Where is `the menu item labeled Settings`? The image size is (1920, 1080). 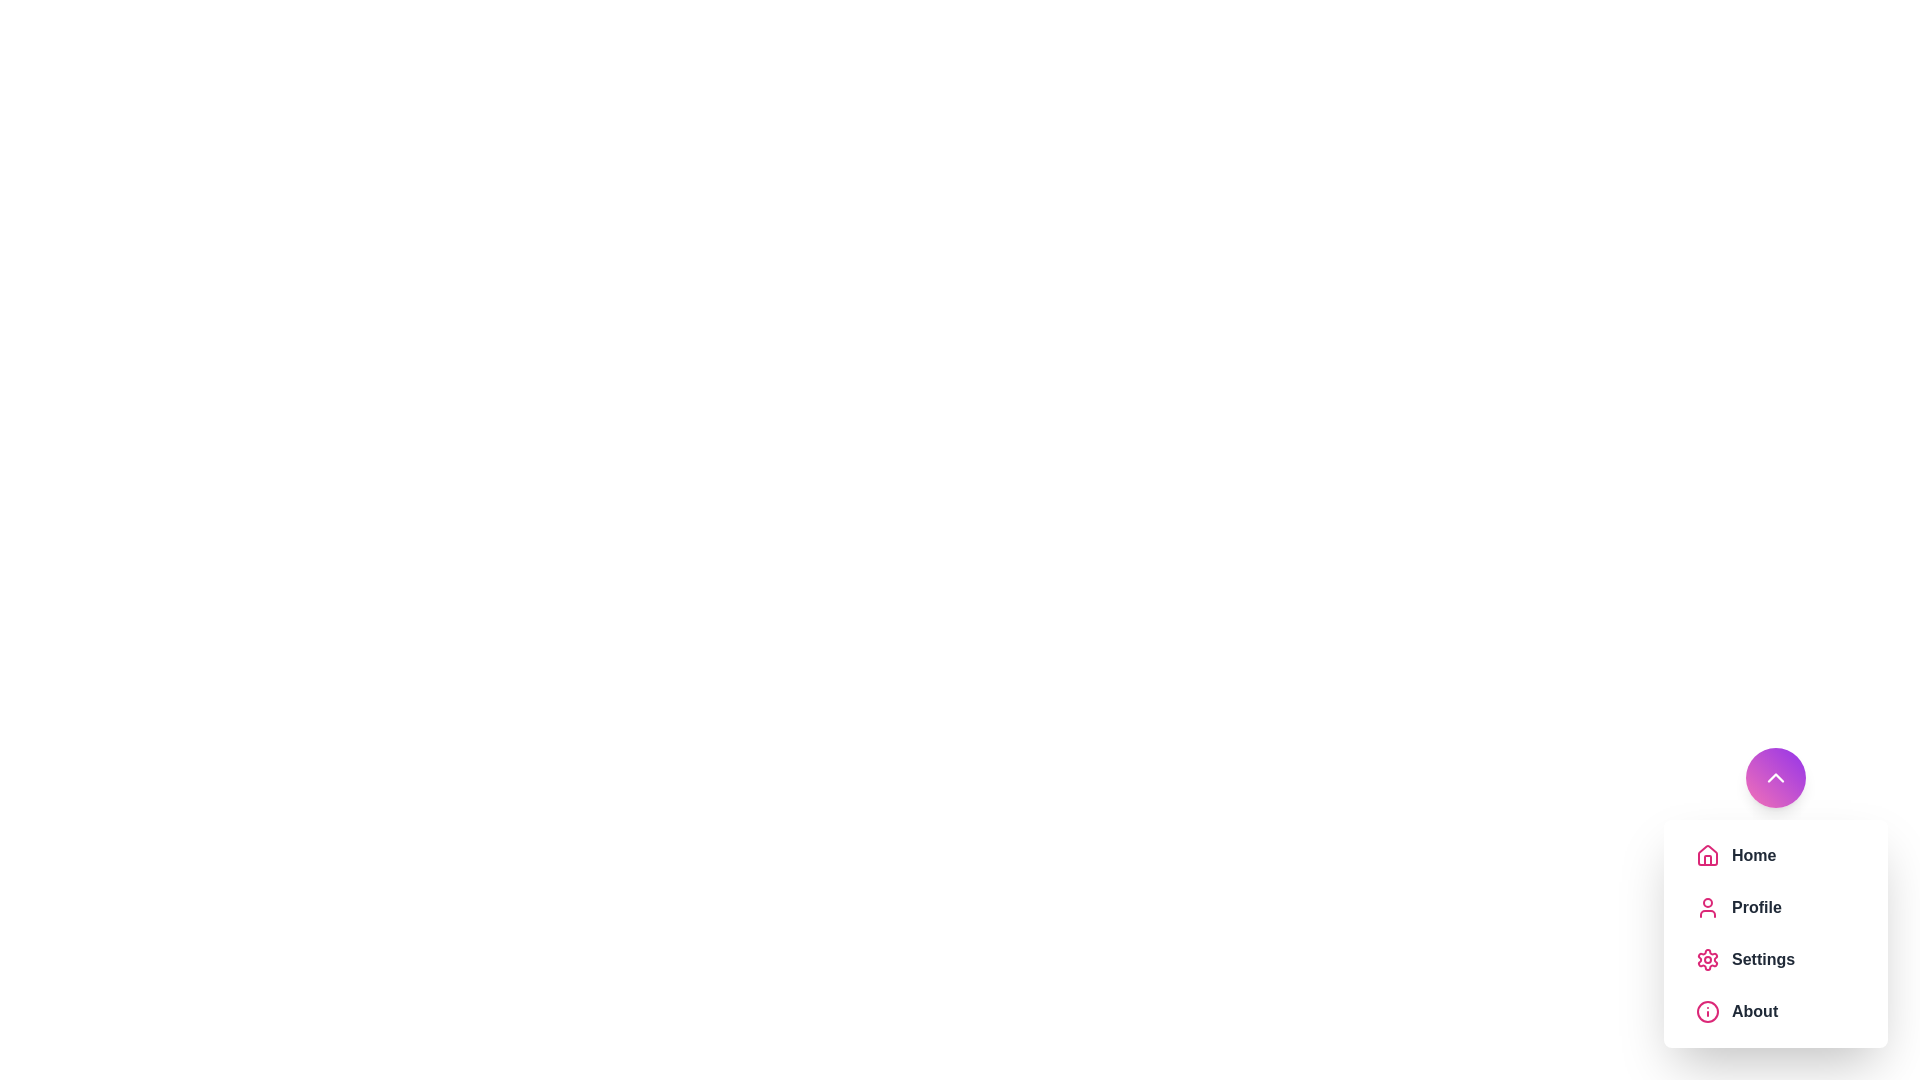
the menu item labeled Settings is located at coordinates (1794, 959).